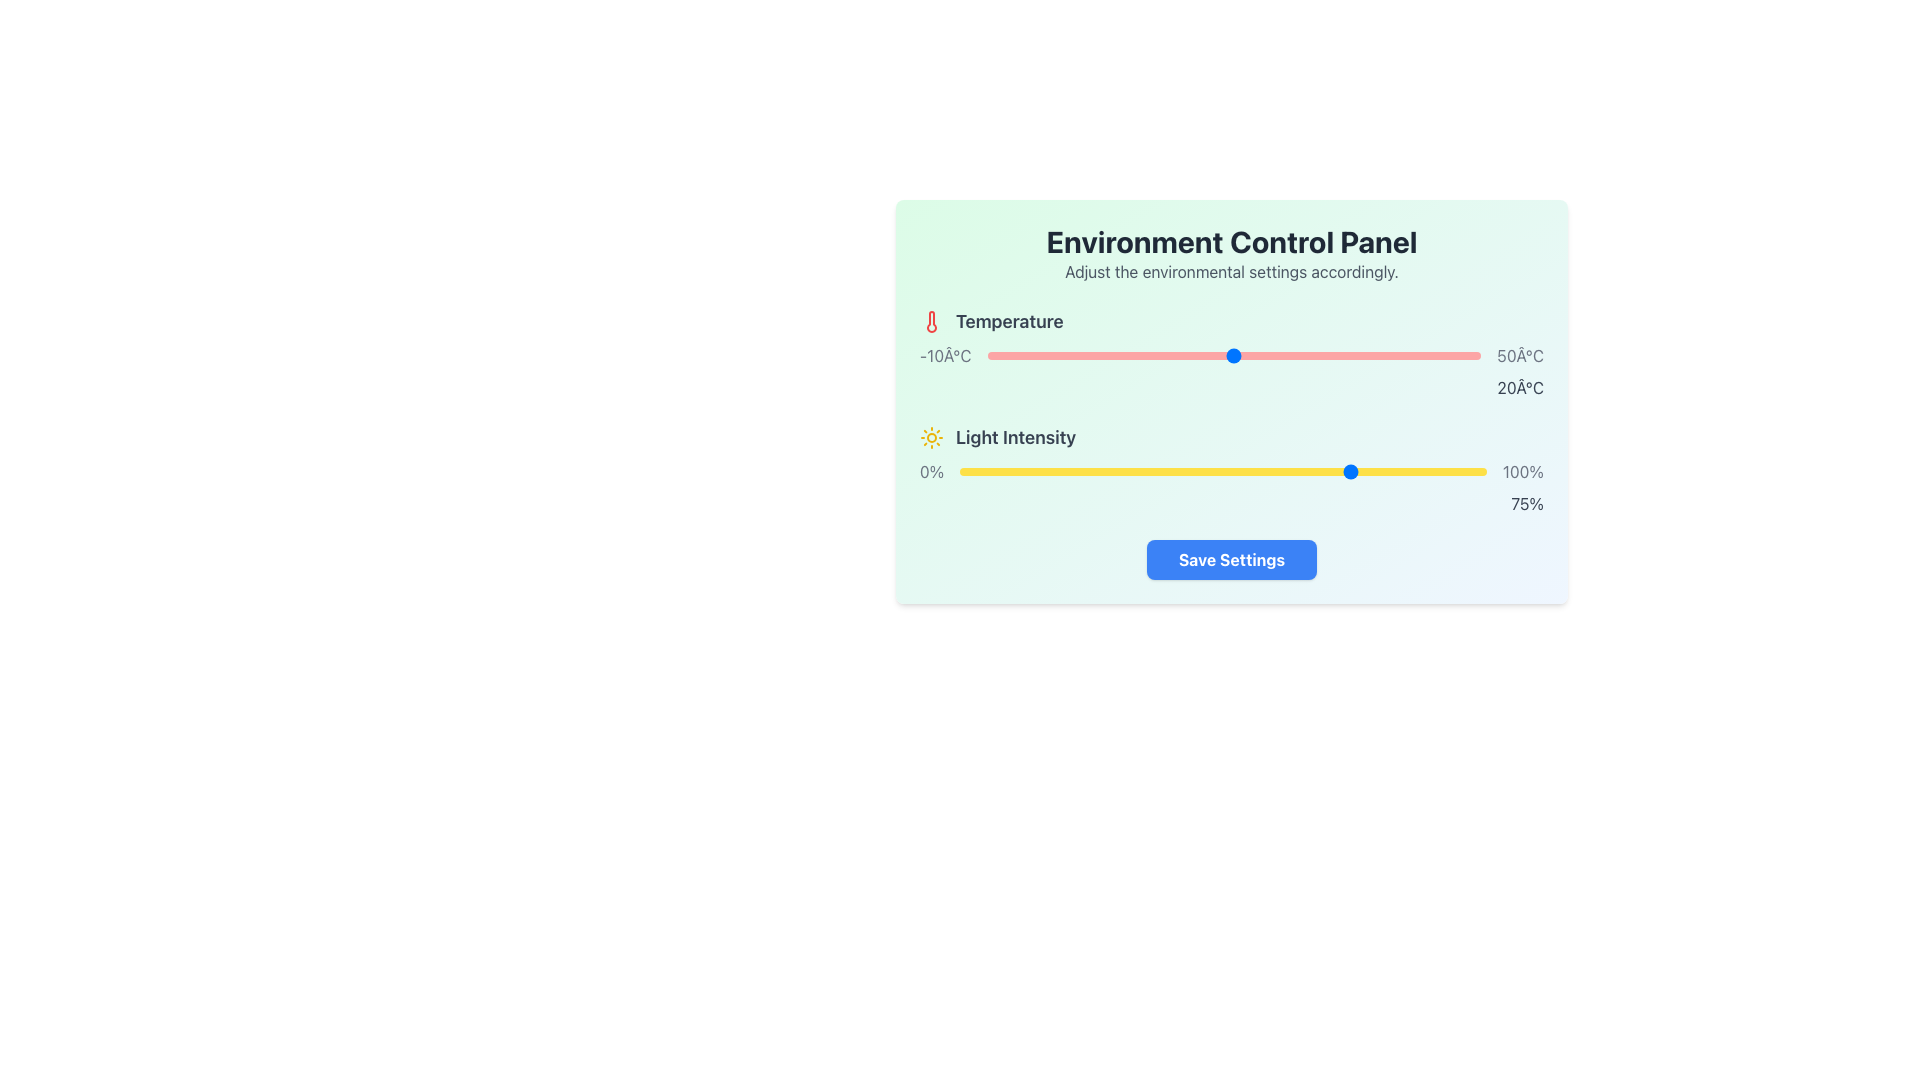  I want to click on the static text label displaying '0%' in gray color, located within the 'Light Intensity' control section, to the left of the yellow slider bar, so click(931, 471).